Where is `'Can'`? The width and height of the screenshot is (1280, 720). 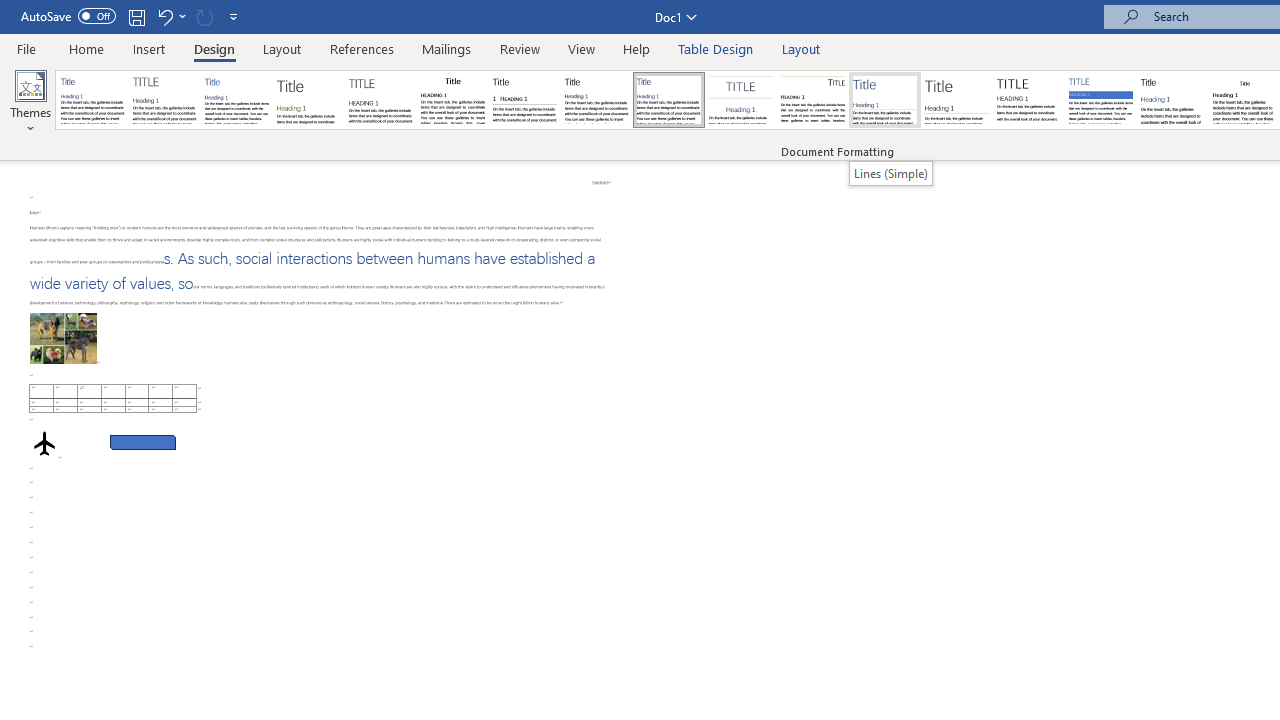
'Can' is located at coordinates (204, 16).